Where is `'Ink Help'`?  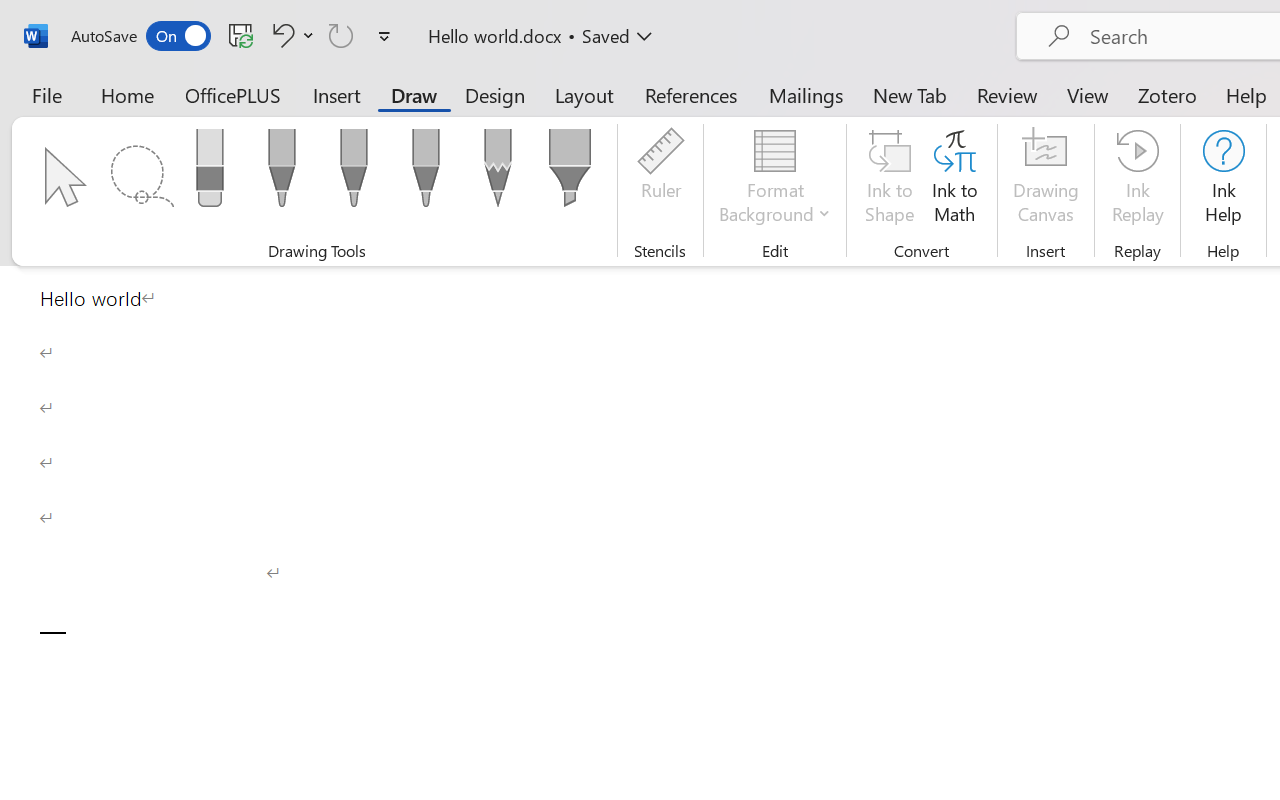 'Ink Help' is located at coordinates (1222, 179).